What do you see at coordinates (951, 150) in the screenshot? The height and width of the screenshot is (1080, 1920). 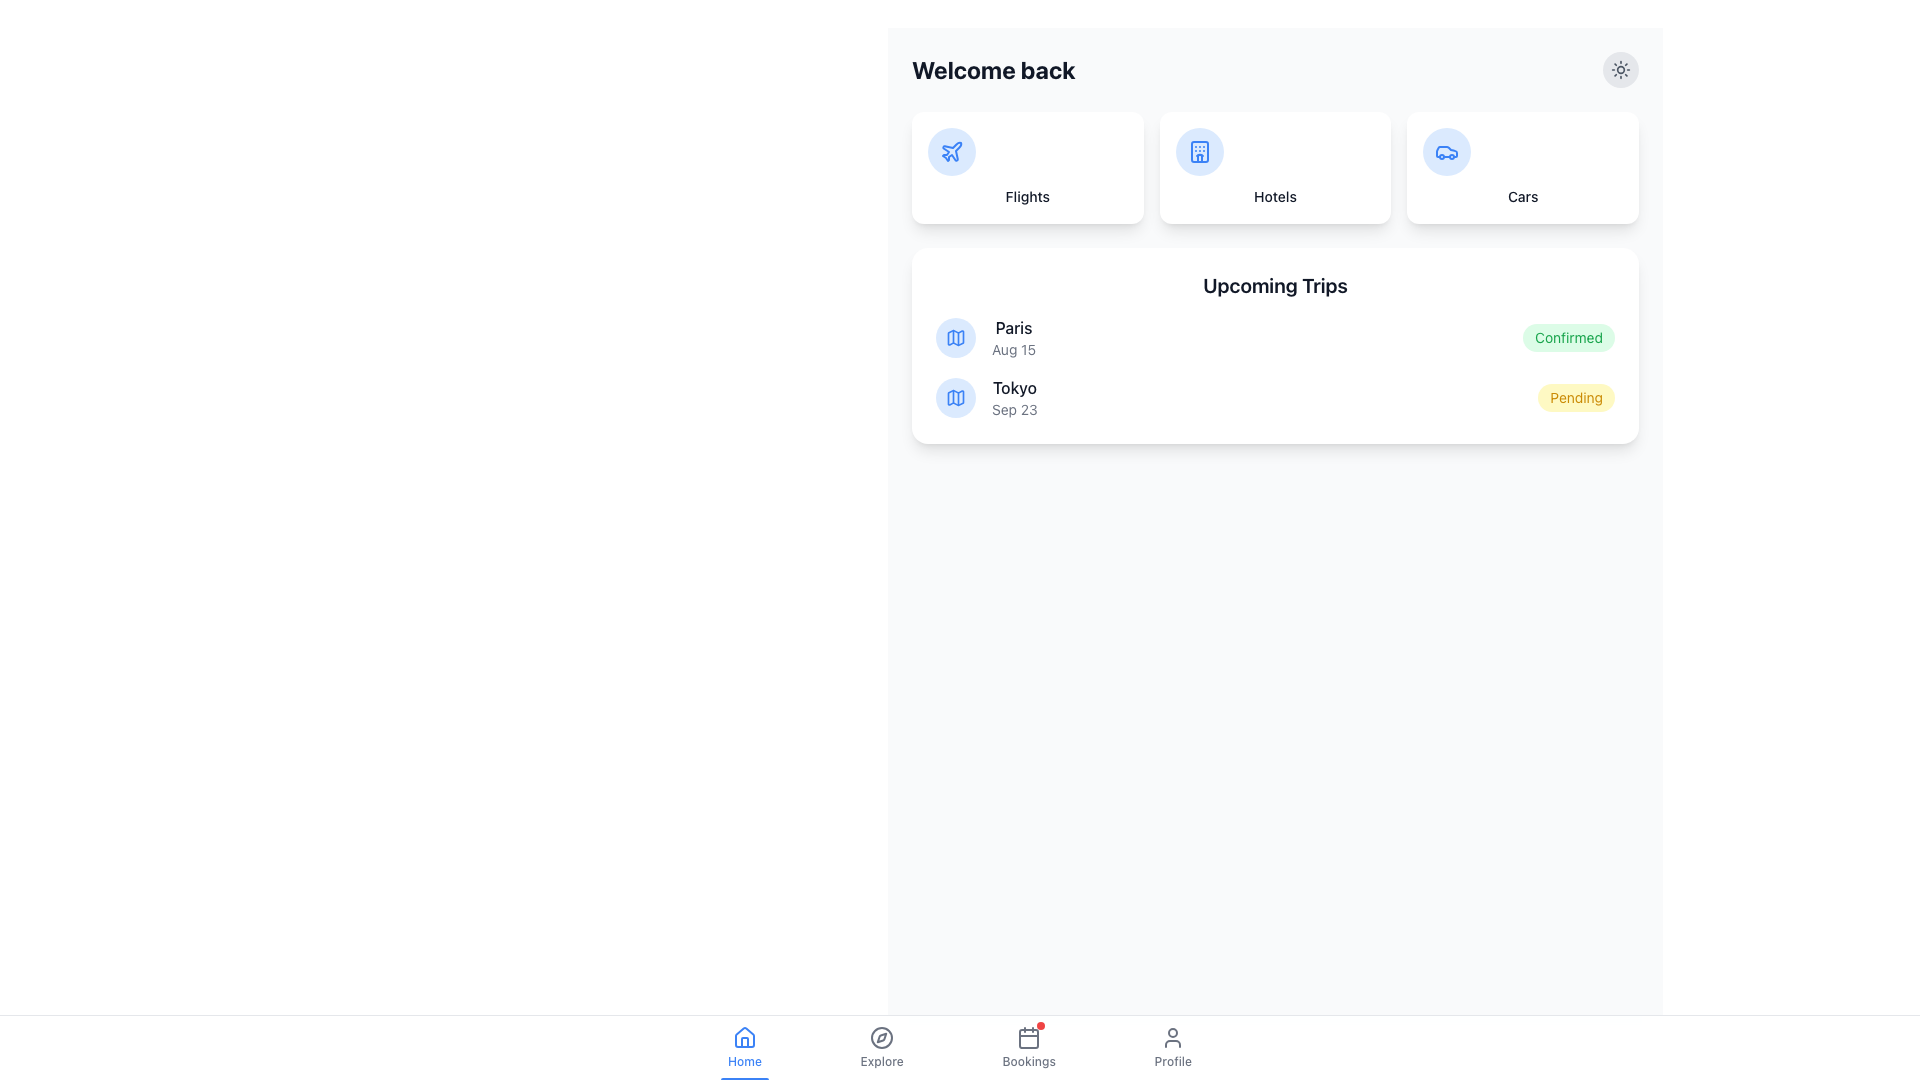 I see `the 'Flights' icon, which represents flight-related services and is centrally located in the top-left card of the interface` at bounding box center [951, 150].